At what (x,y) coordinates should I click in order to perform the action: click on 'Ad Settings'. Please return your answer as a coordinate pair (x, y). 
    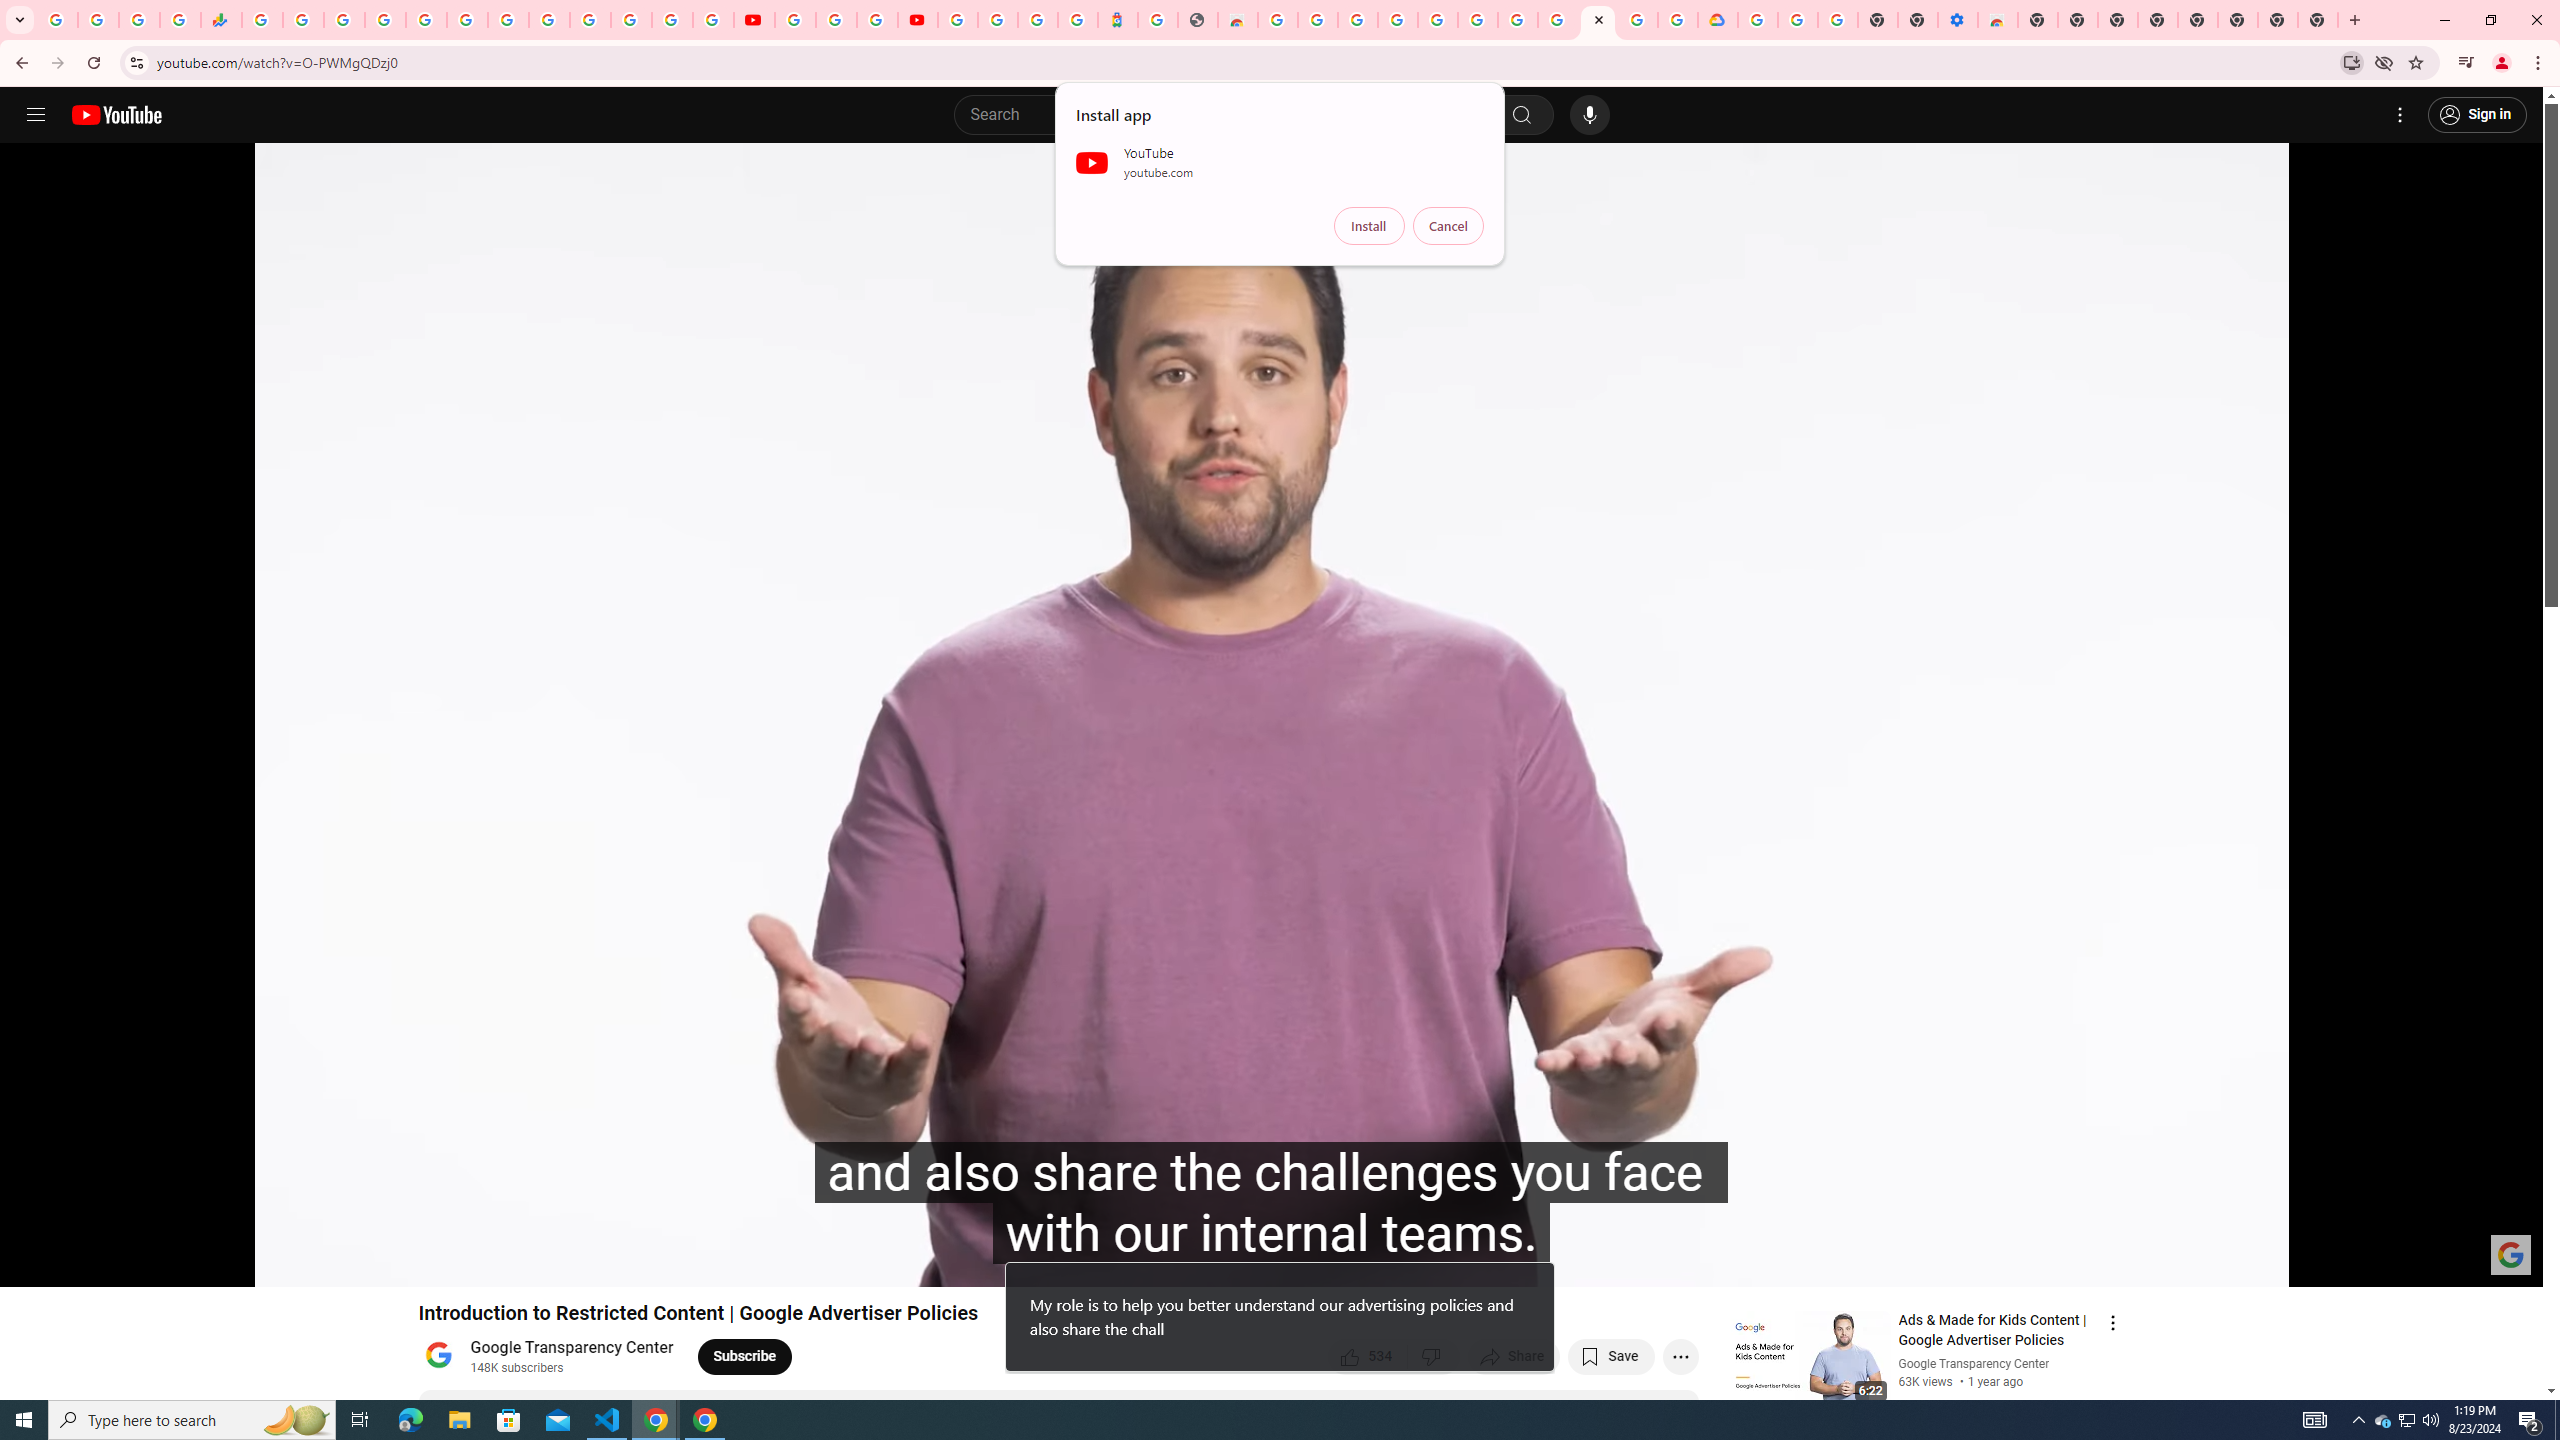
    Looking at the image, I should click on (1397, 19).